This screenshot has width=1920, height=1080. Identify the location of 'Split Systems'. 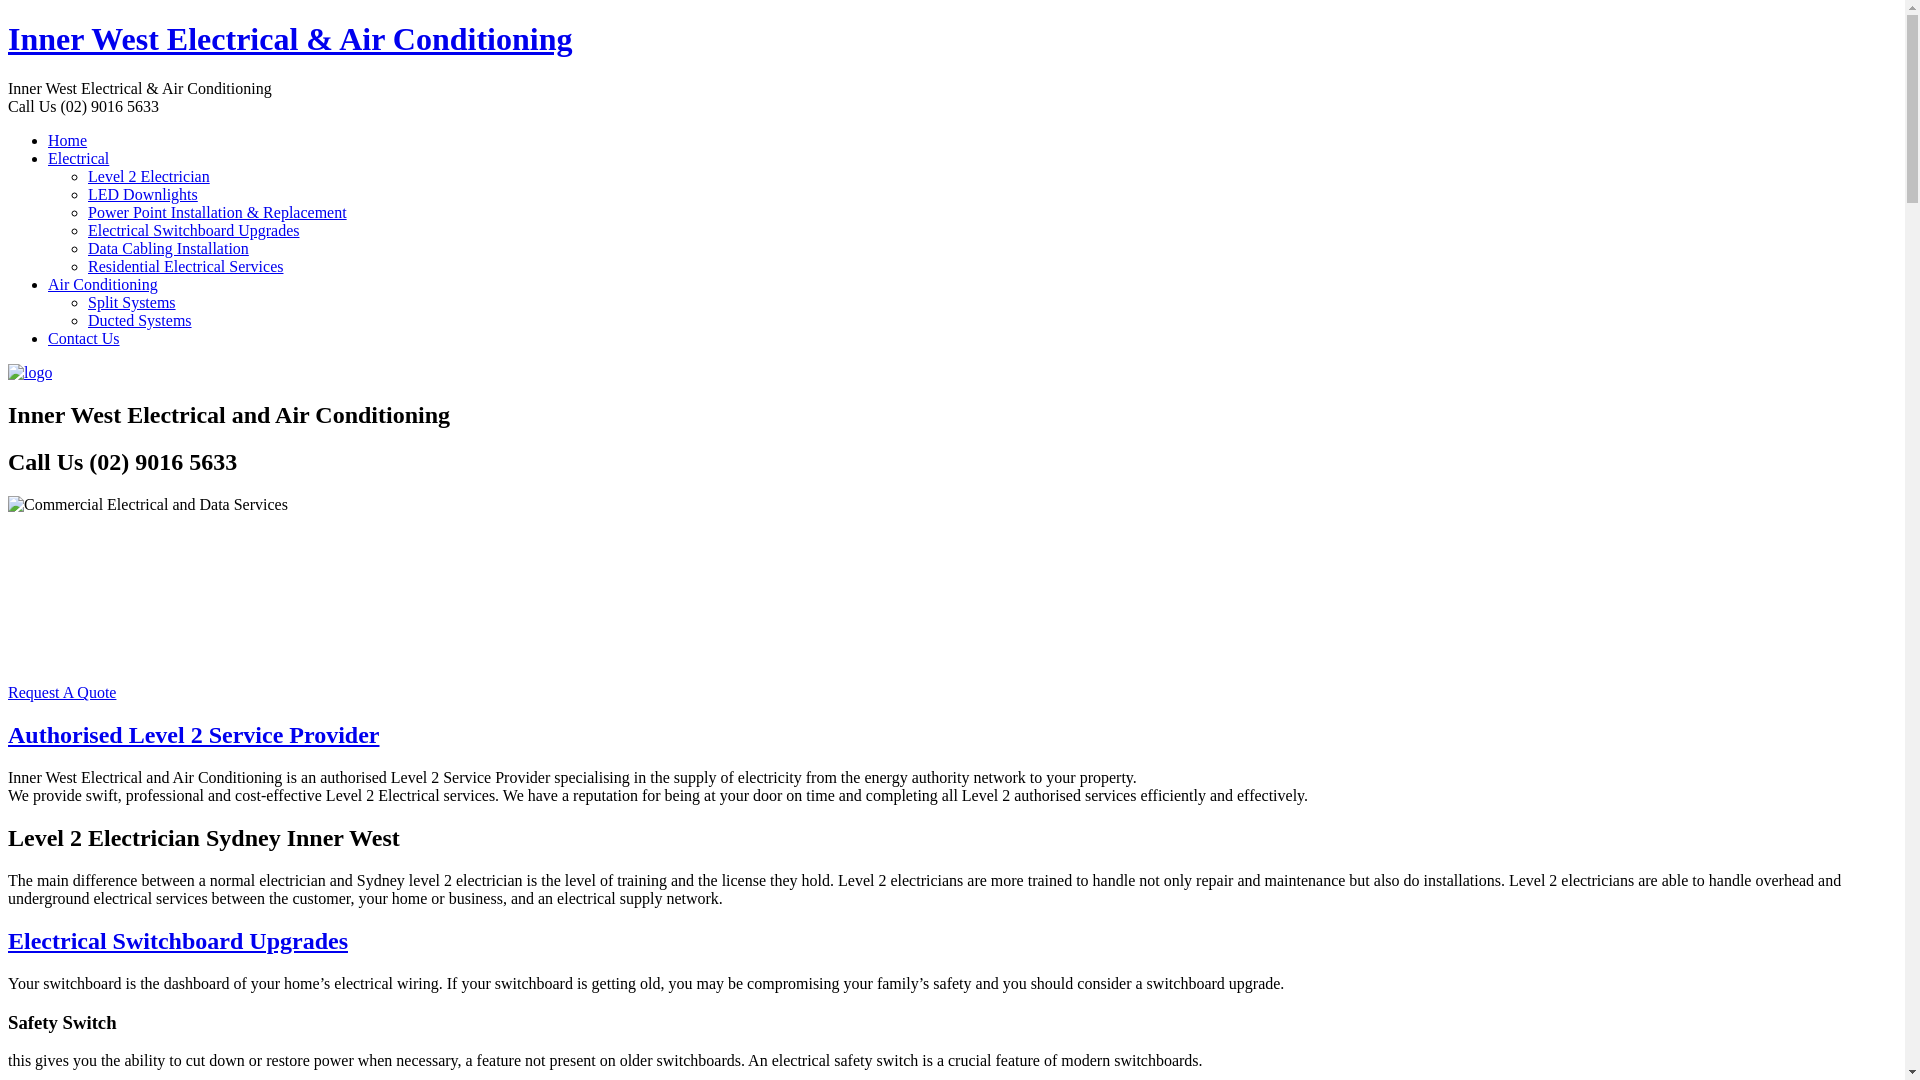
(130, 302).